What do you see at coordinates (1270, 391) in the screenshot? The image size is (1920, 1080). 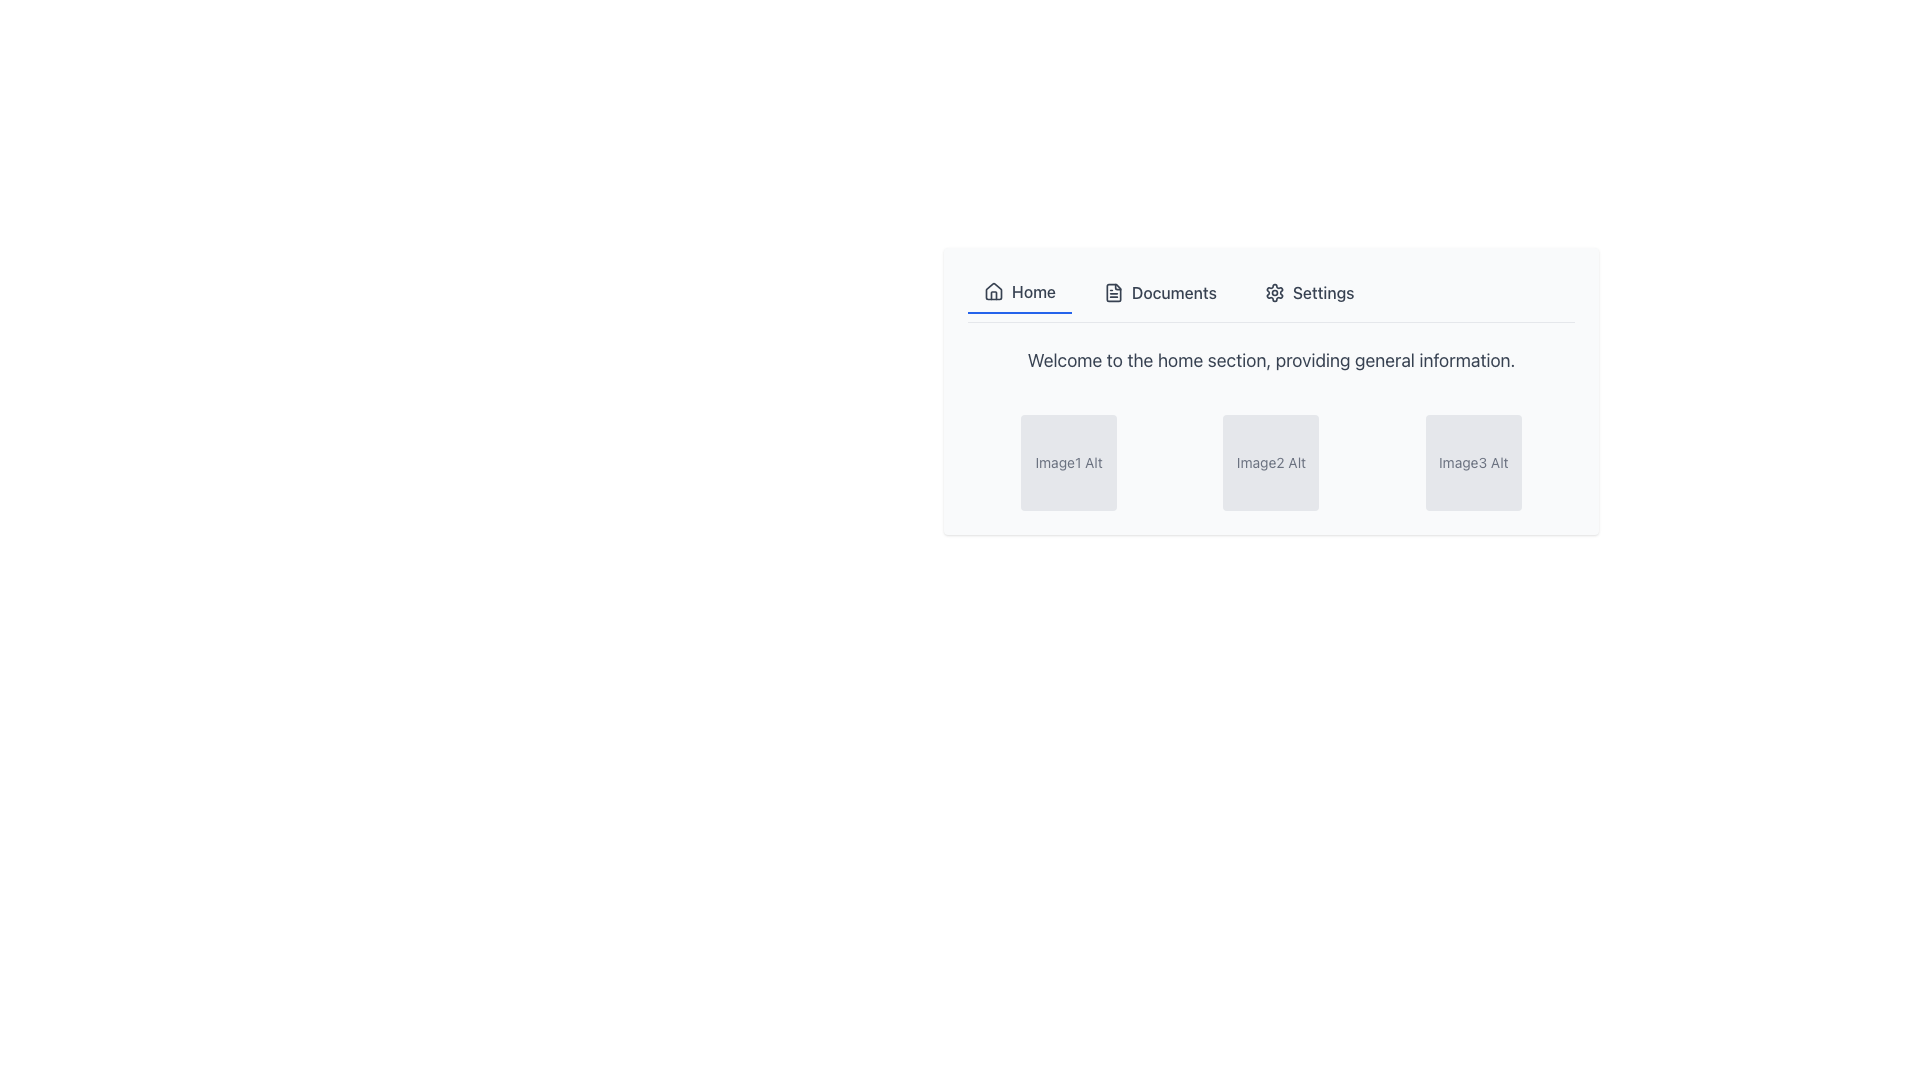 I see `the image placeholders within the image display panel` at bounding box center [1270, 391].